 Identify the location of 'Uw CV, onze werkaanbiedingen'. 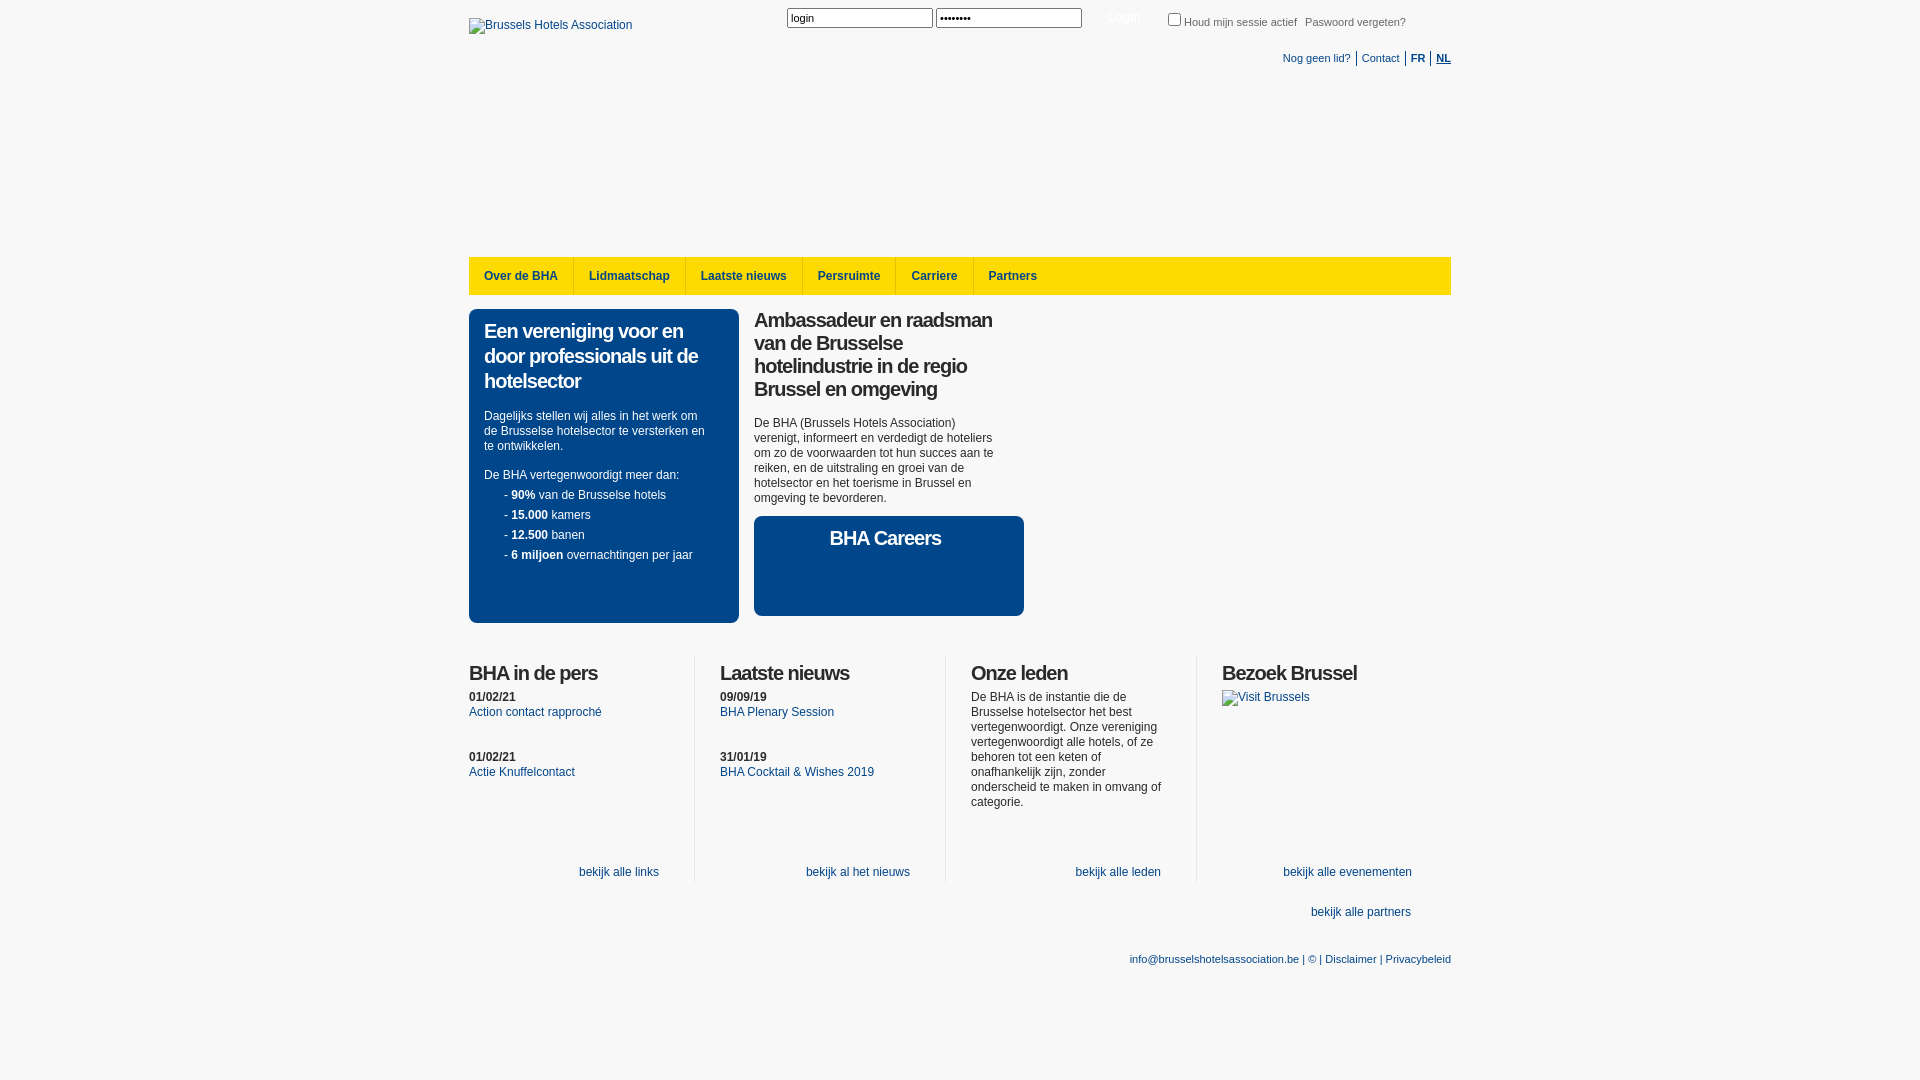
(884, 589).